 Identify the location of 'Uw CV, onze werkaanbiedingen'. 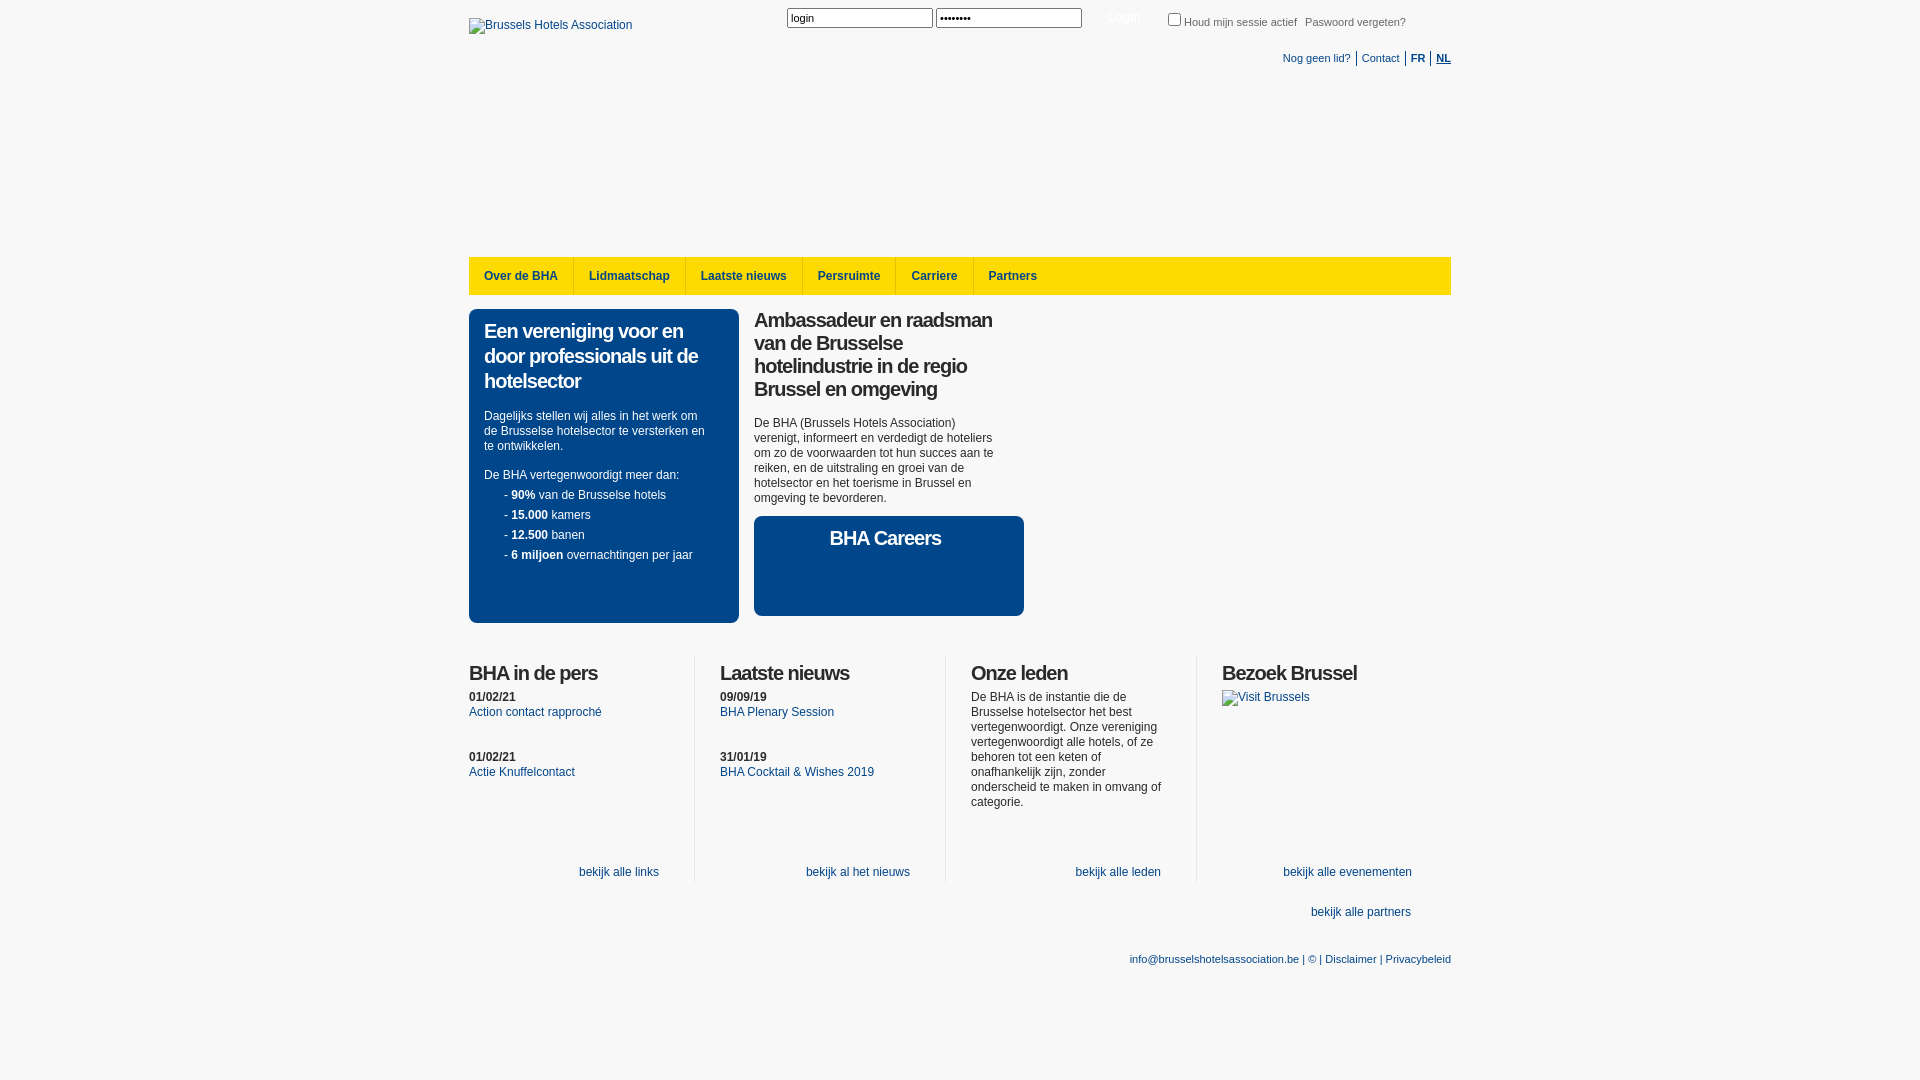
(884, 589).